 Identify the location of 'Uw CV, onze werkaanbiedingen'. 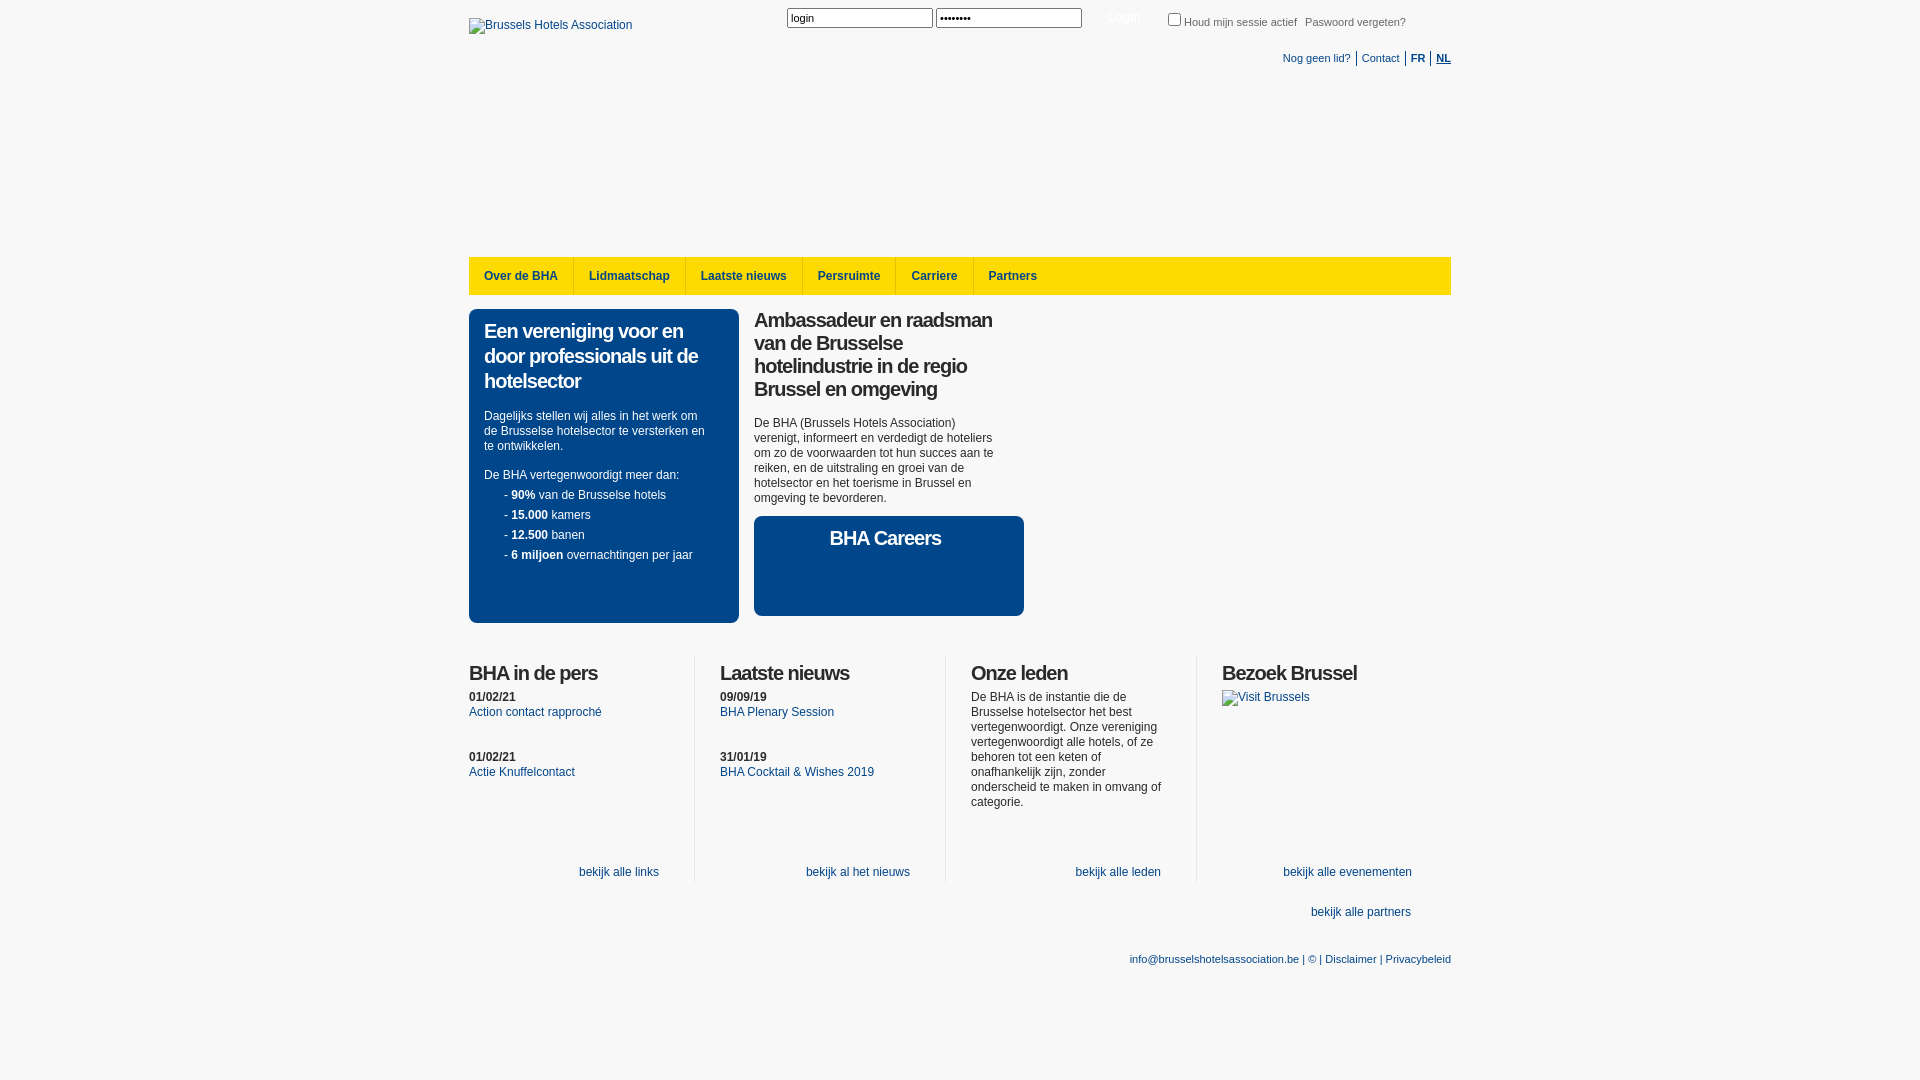
(884, 589).